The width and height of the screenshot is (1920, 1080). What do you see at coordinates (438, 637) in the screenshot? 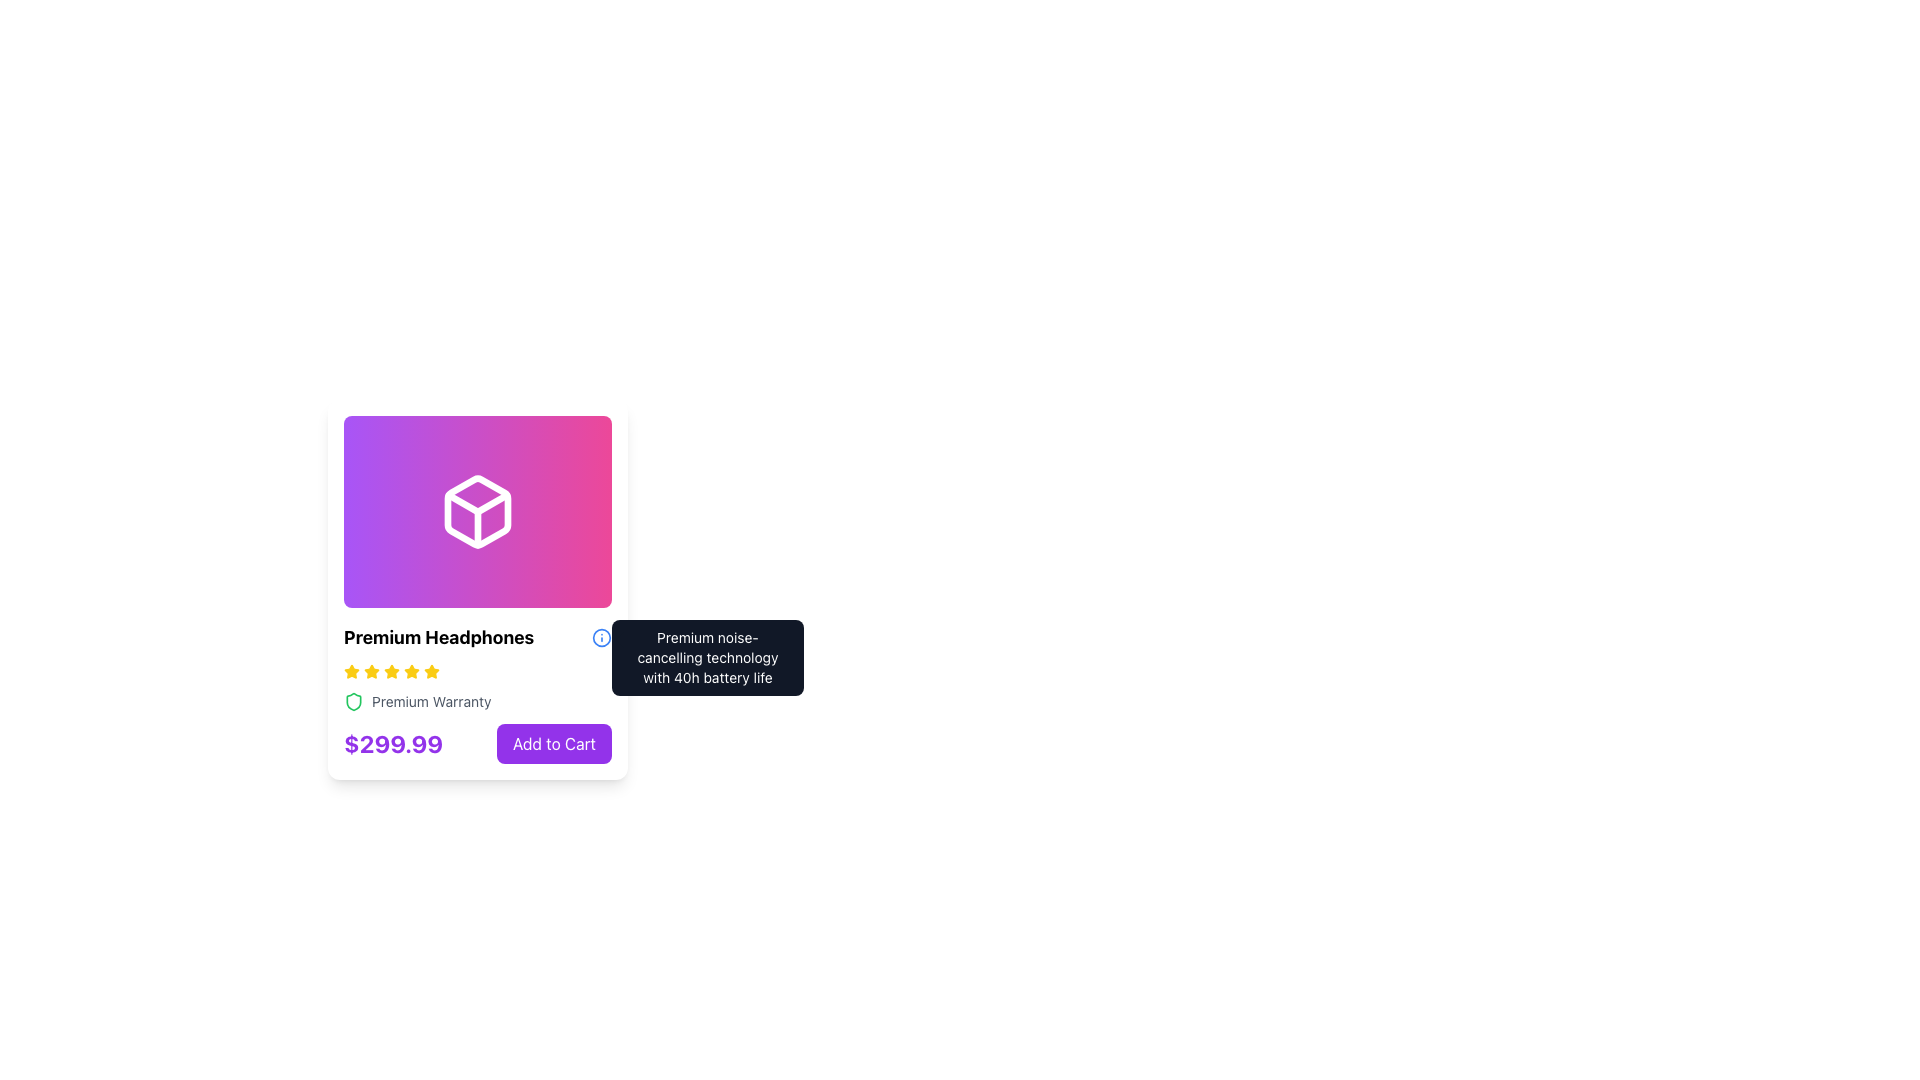
I see `the product title text element for 'Premium Headphones', which is located in the center of the card layout above the product features description` at bounding box center [438, 637].